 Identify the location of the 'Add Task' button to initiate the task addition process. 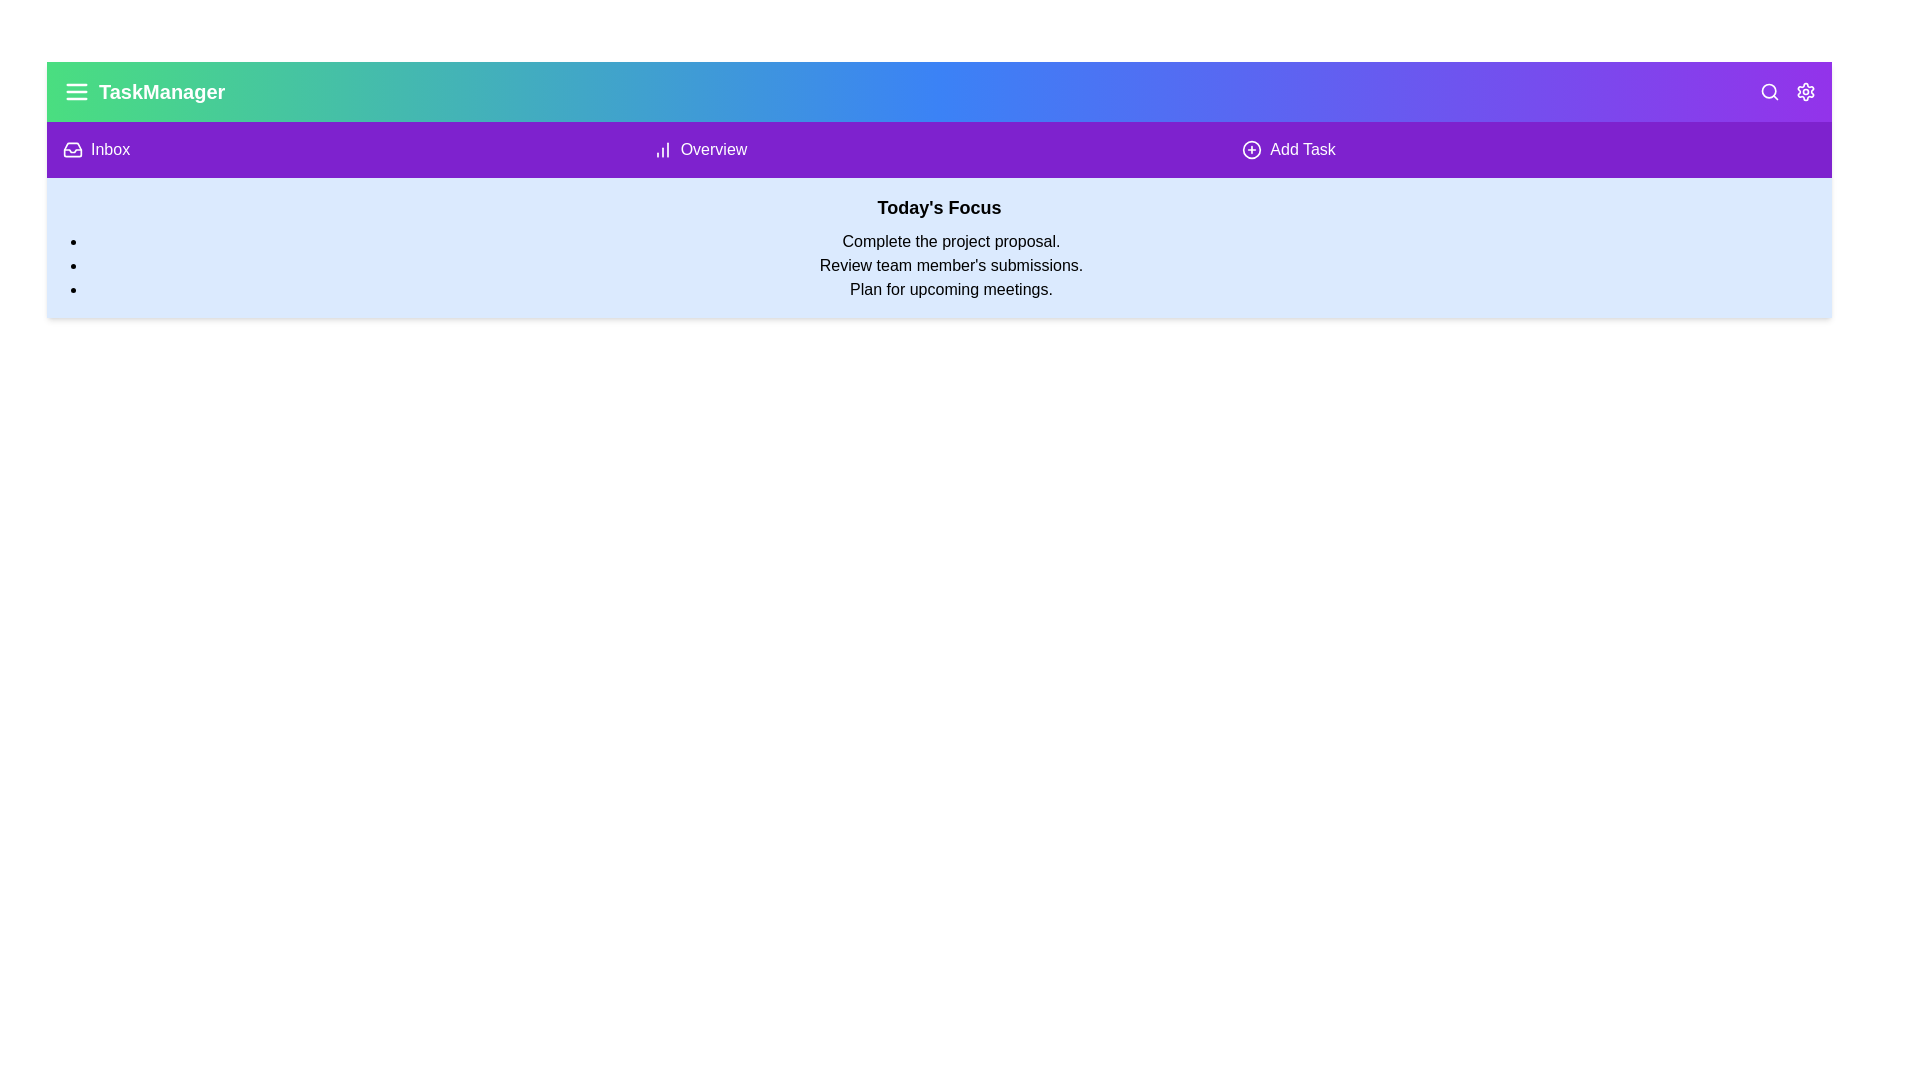
(1528, 149).